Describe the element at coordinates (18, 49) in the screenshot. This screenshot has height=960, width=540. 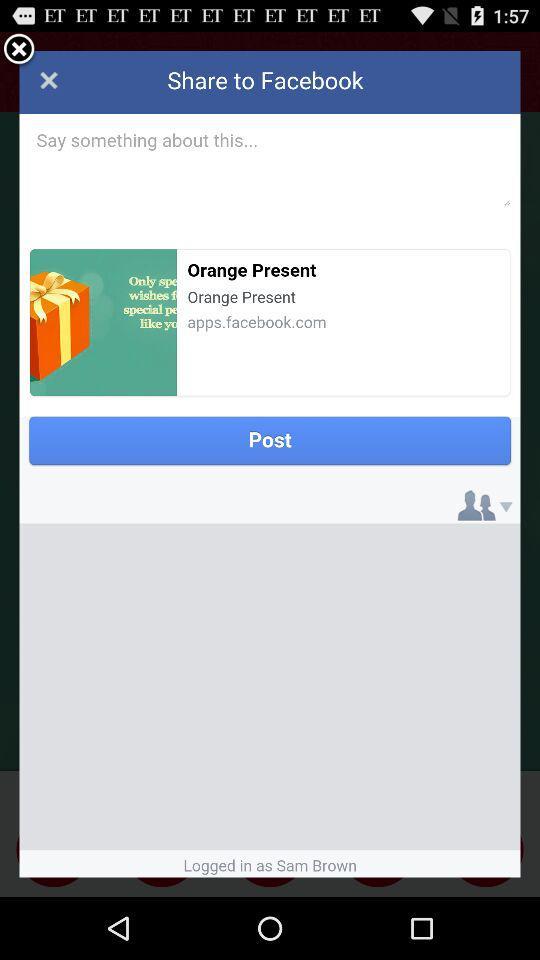
I see `icon at the top left corner` at that location.